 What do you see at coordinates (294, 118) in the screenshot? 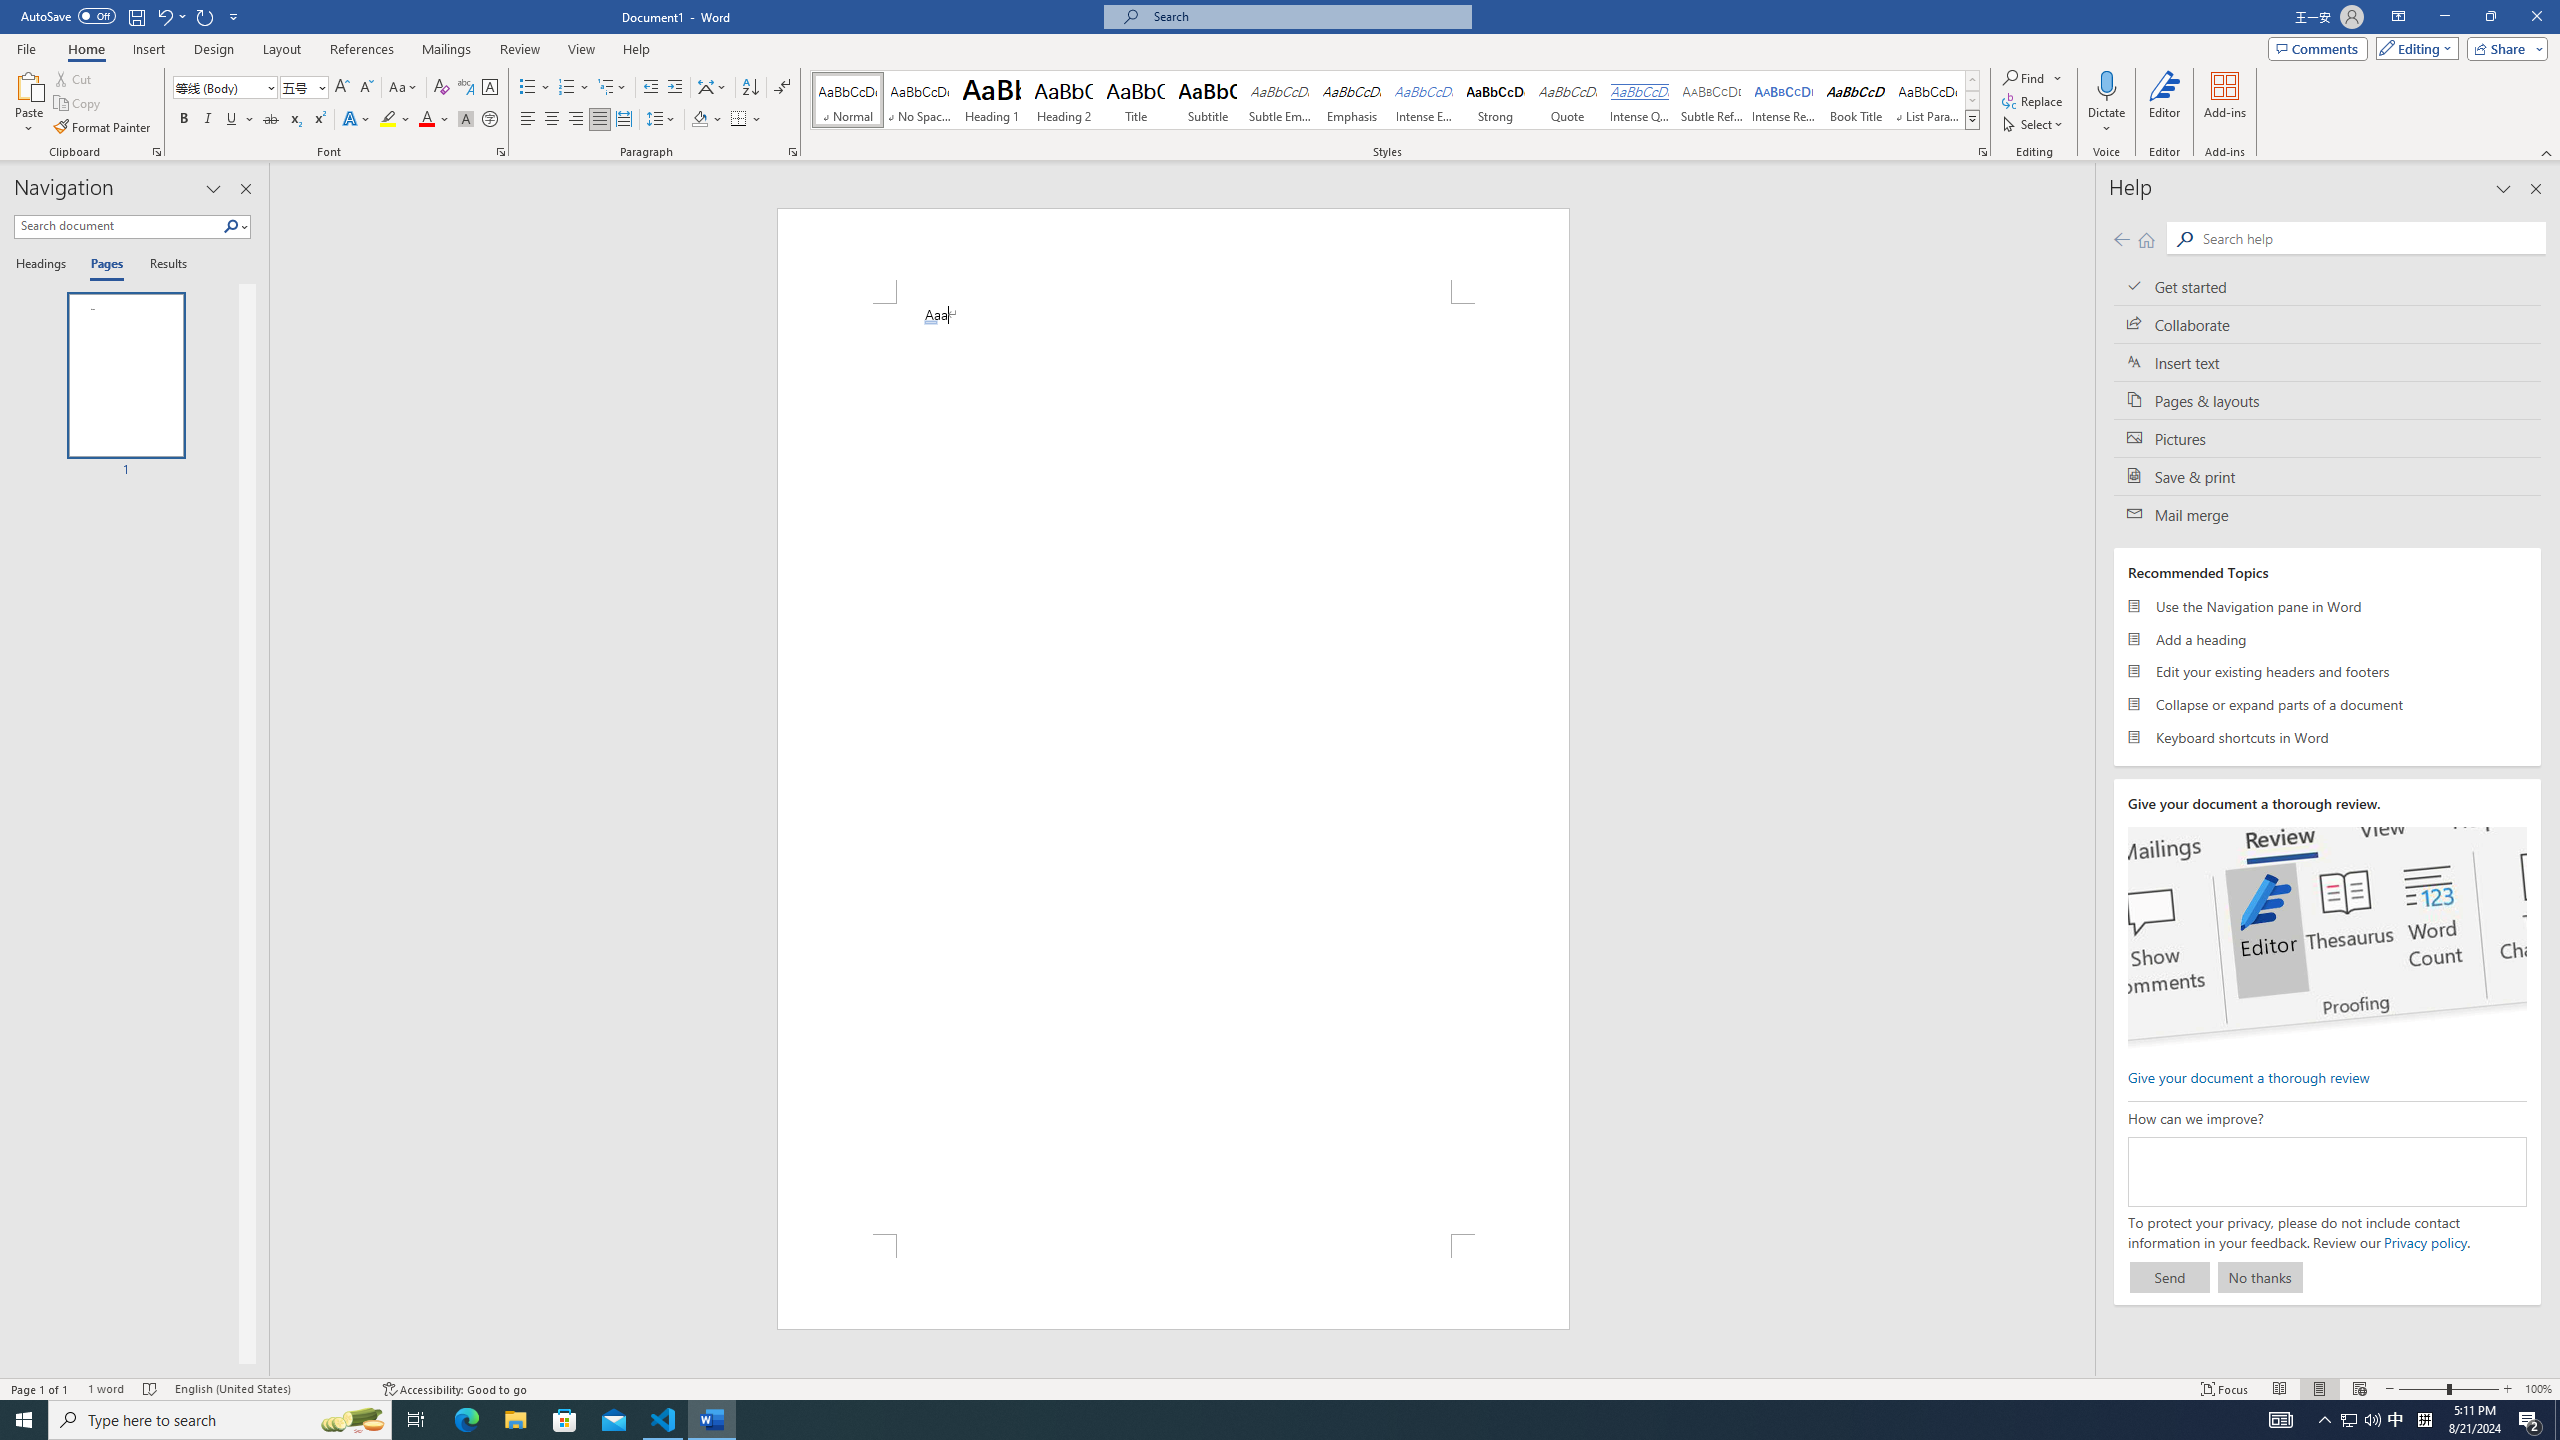
I see `'Subscript'` at bounding box center [294, 118].